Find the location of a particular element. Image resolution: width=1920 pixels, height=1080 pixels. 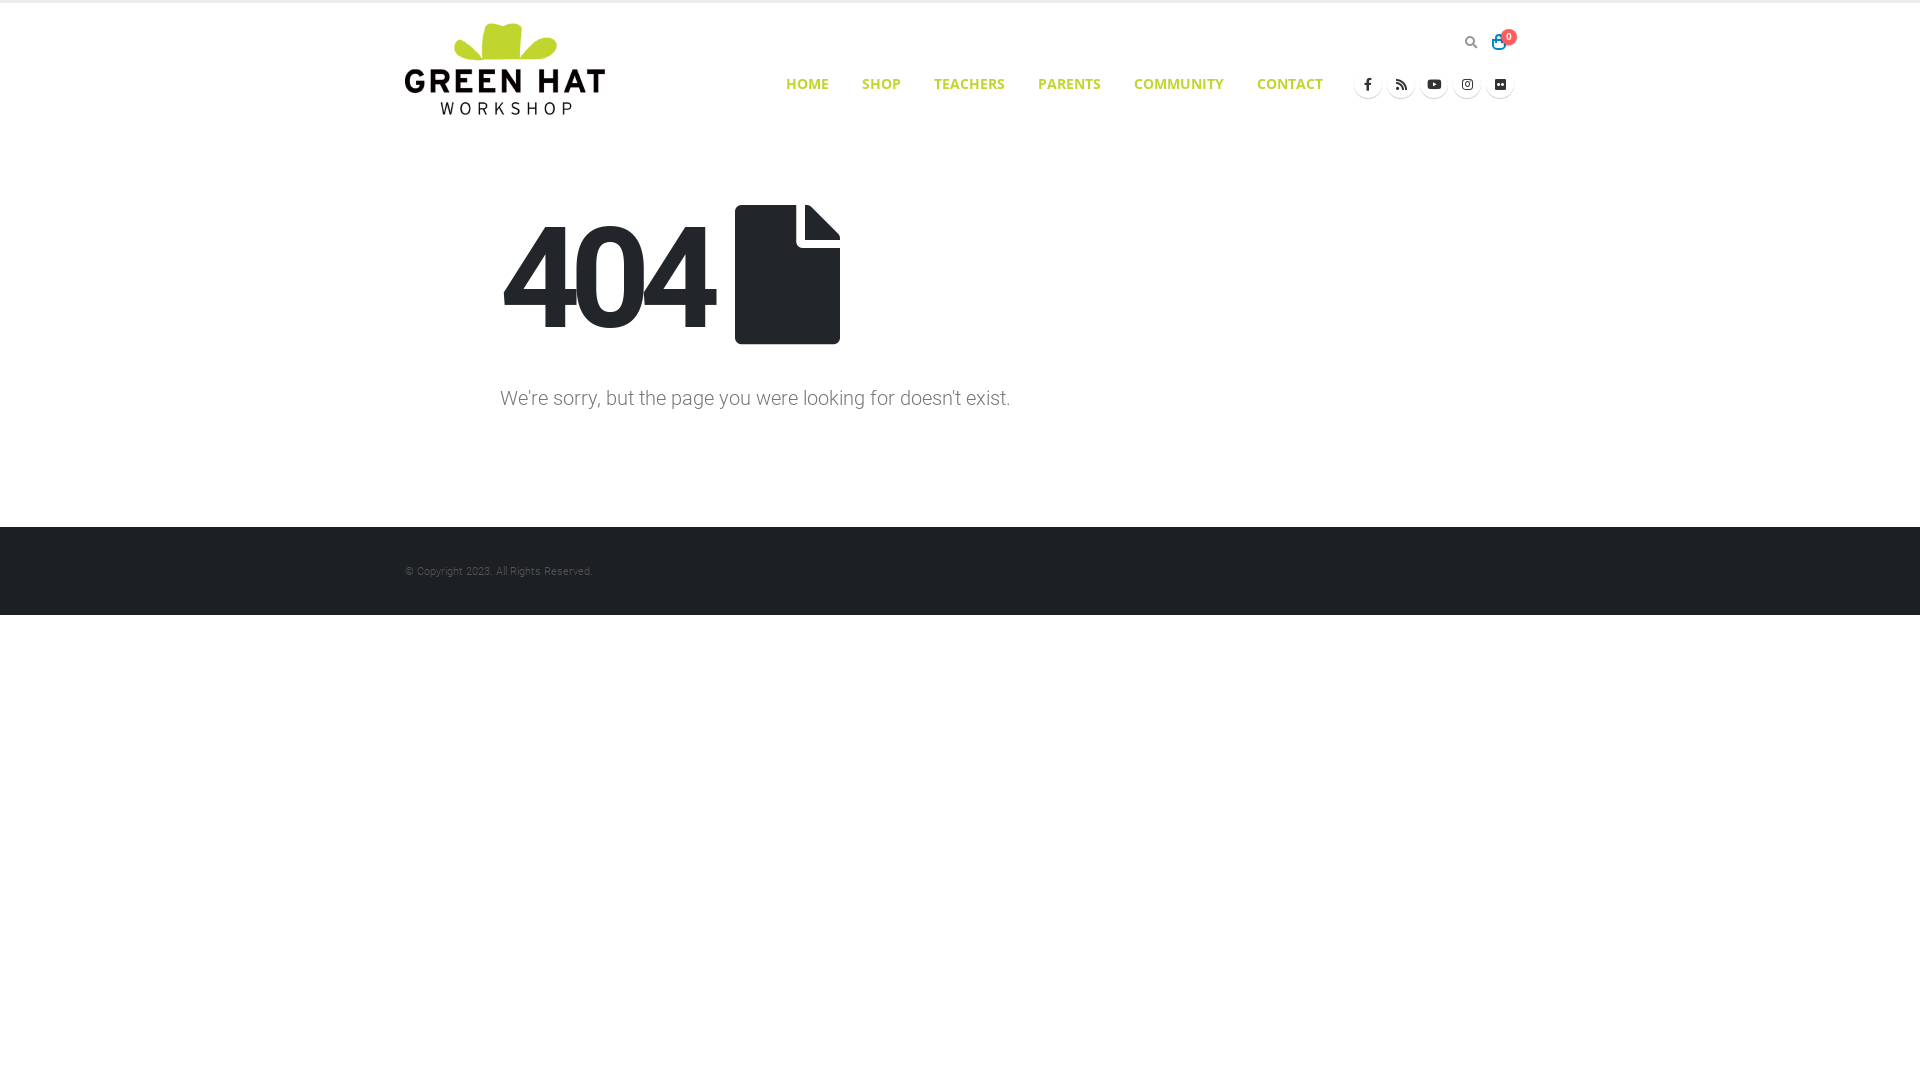

'Youtube' is located at coordinates (1433, 83).